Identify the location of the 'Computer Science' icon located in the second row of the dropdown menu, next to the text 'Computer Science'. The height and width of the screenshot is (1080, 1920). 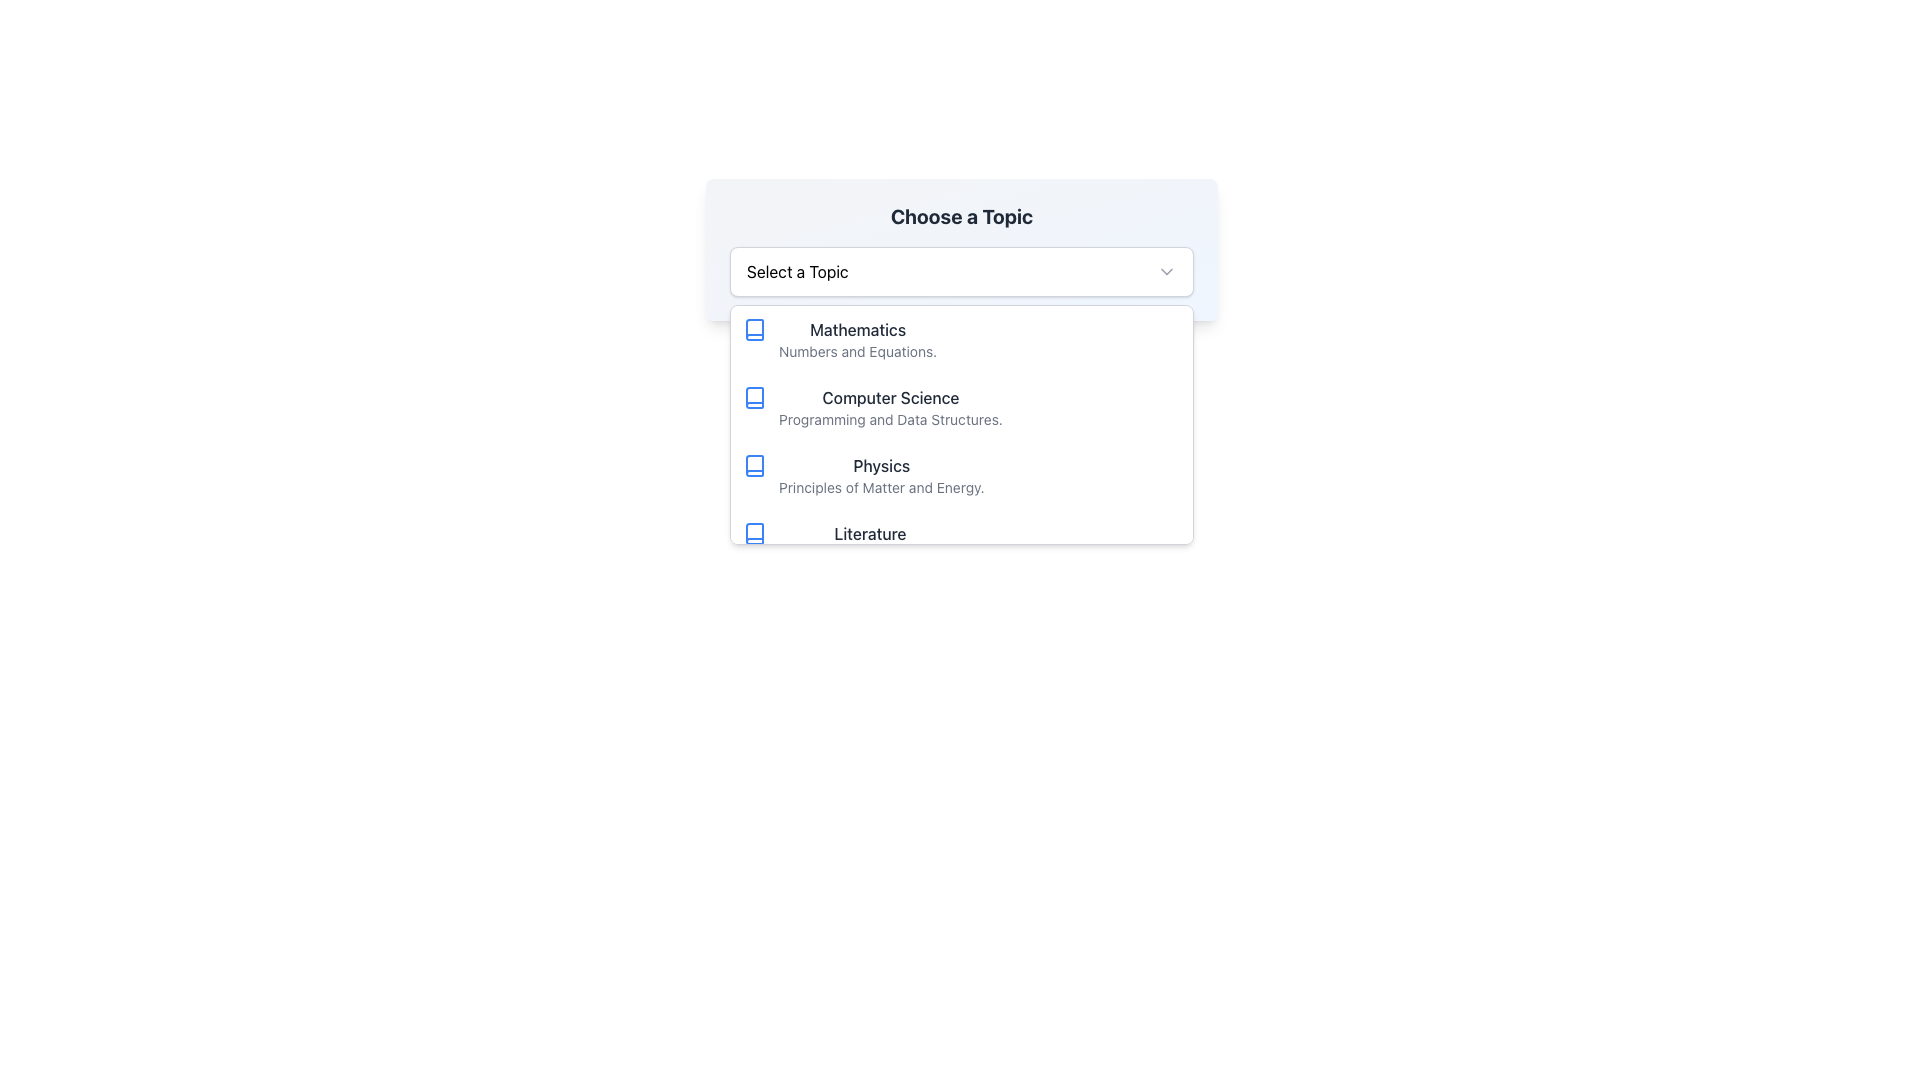
(753, 397).